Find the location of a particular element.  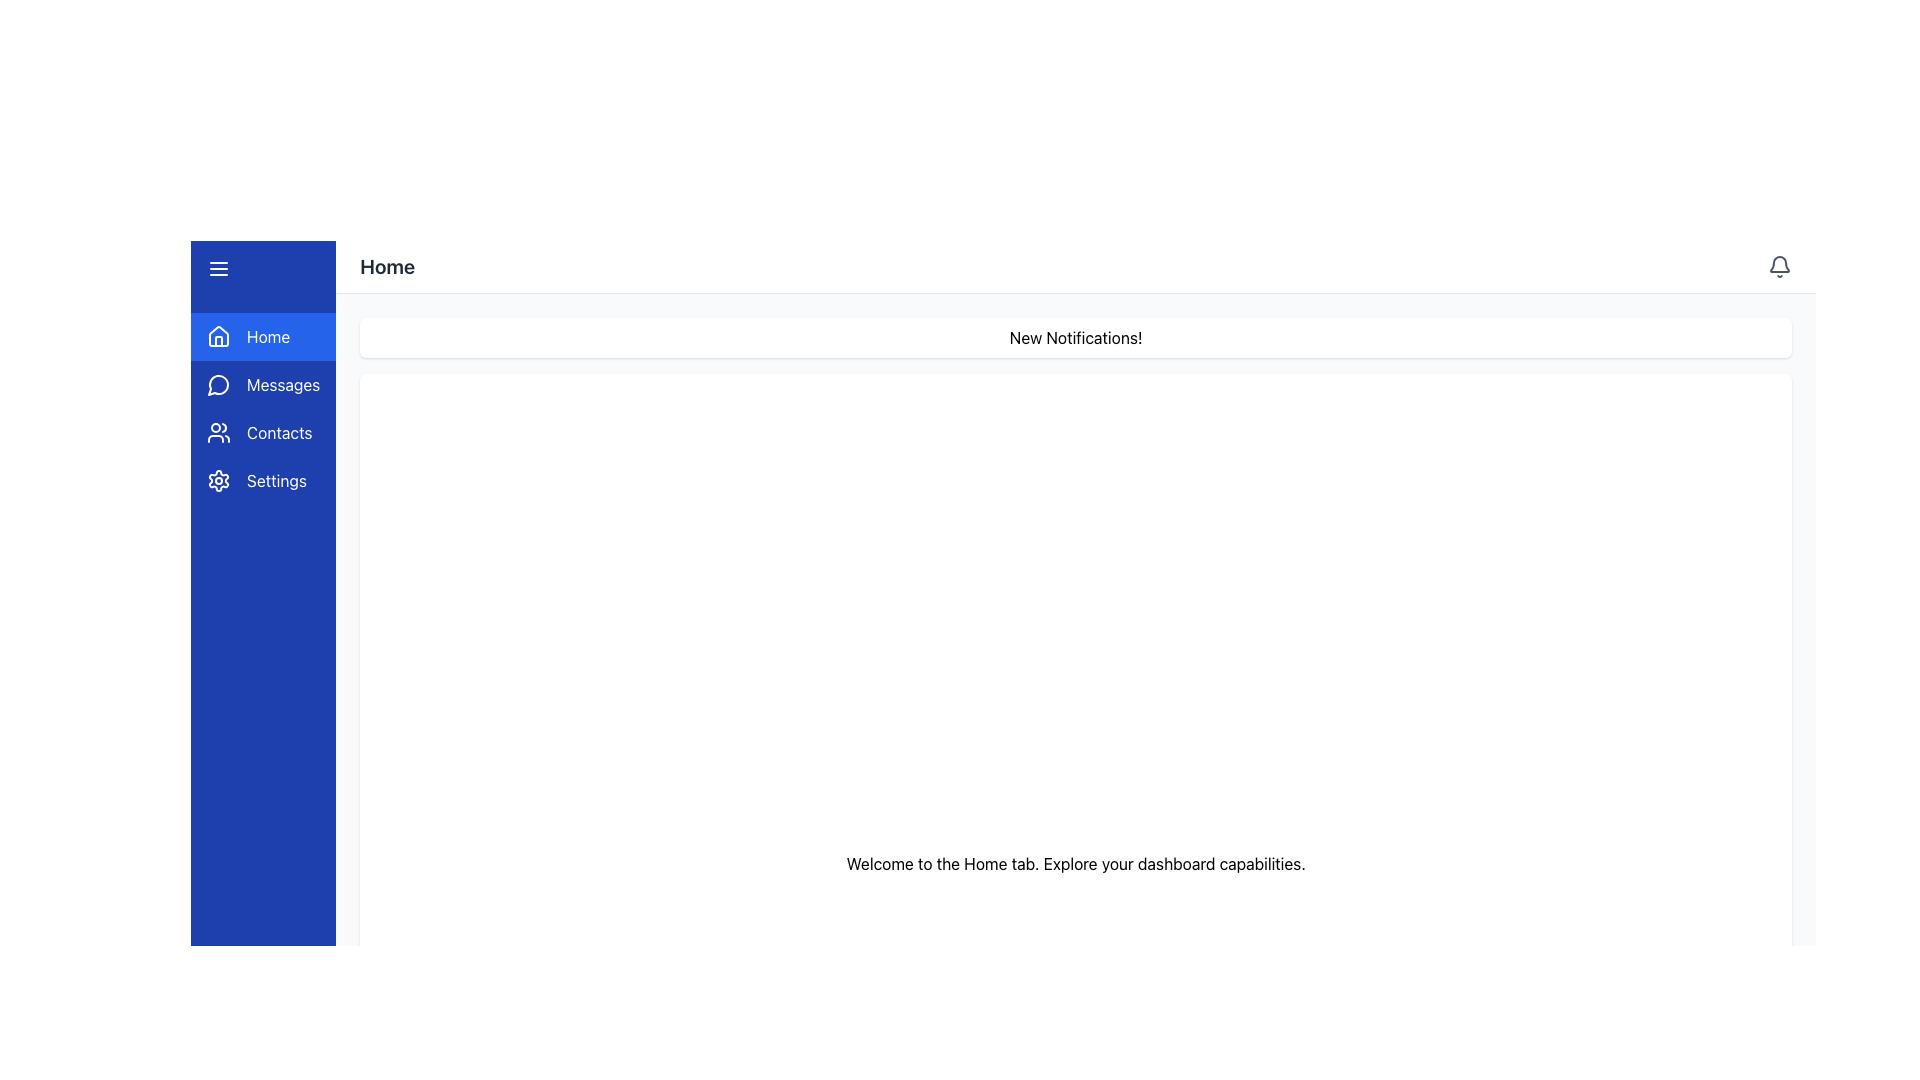

the text label located in the top horizontal bar of the interface, aligned towards the left, which serves as a header indicating the current application section is located at coordinates (387, 265).